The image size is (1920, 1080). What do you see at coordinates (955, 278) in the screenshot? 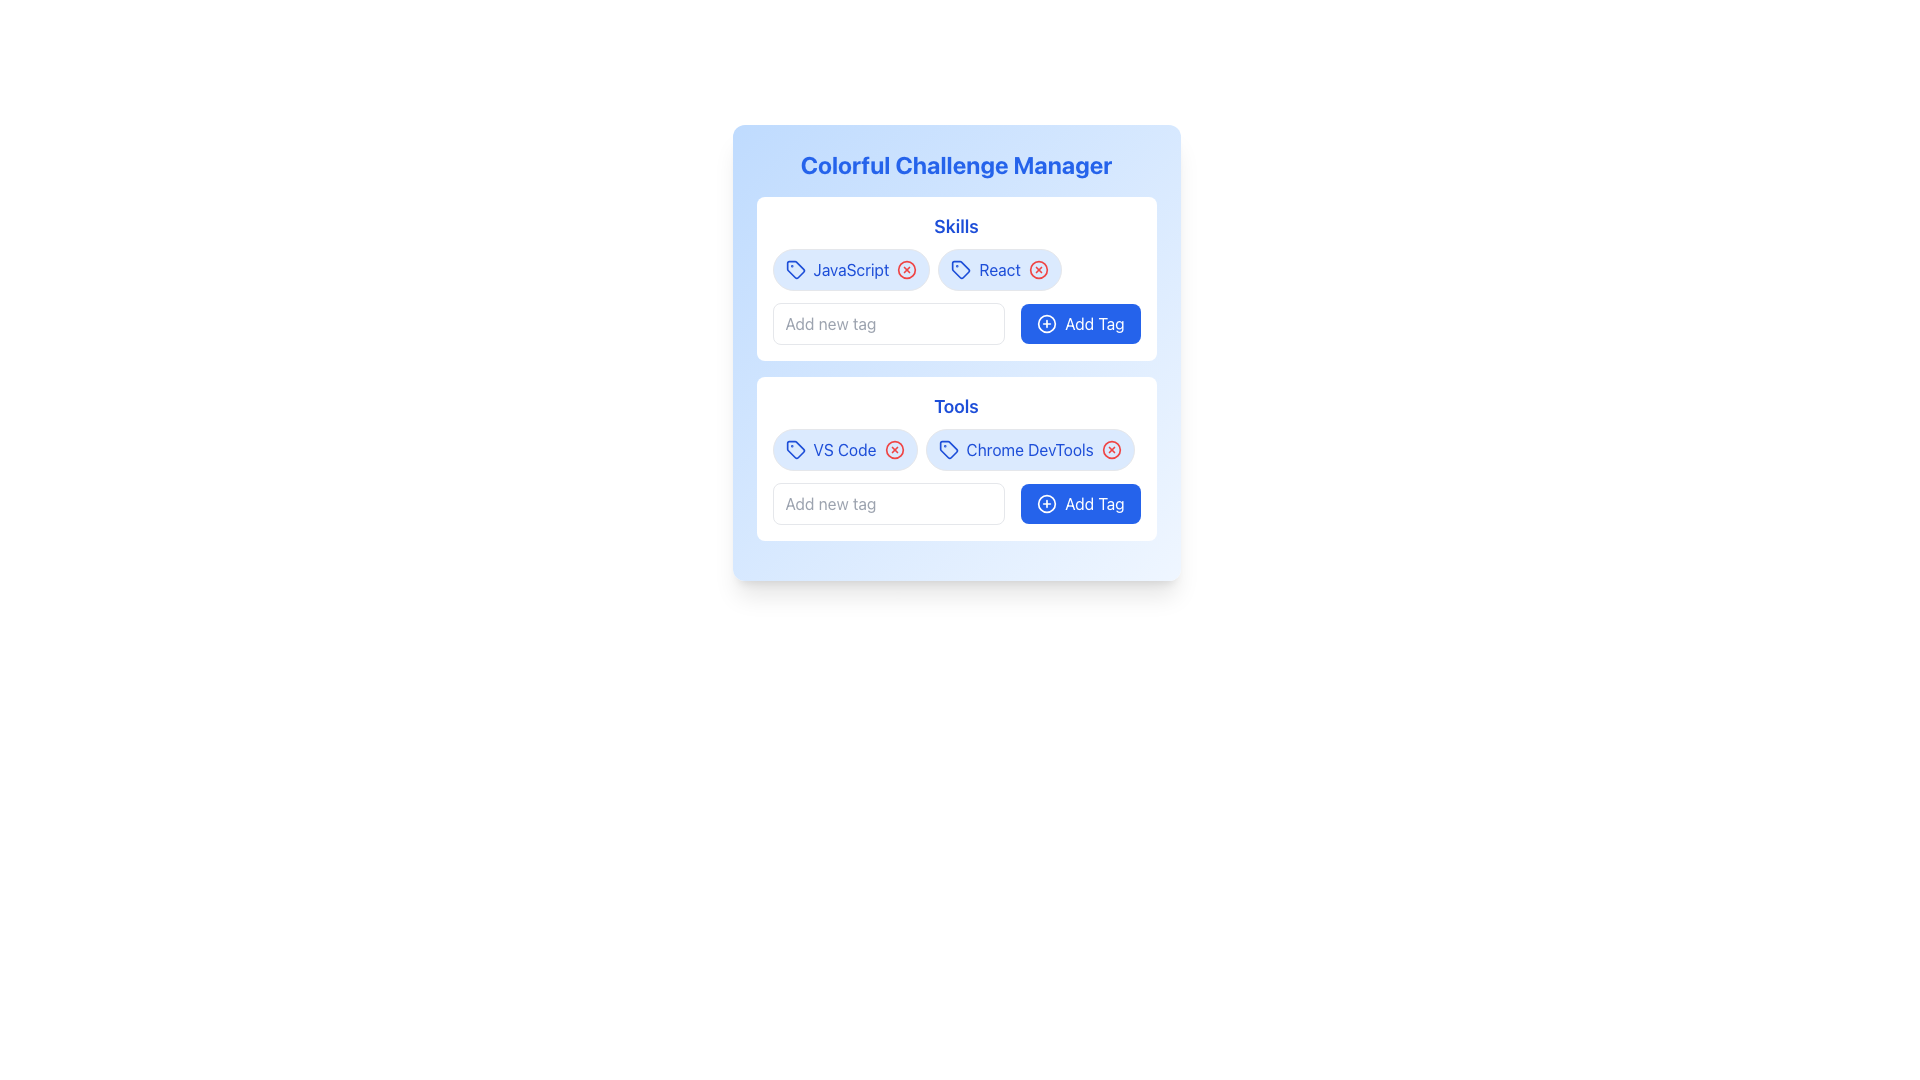
I see `the delete icon on a tag in the skills management panel, which is located below the 'Colorful Challenge Manager' heading` at bounding box center [955, 278].